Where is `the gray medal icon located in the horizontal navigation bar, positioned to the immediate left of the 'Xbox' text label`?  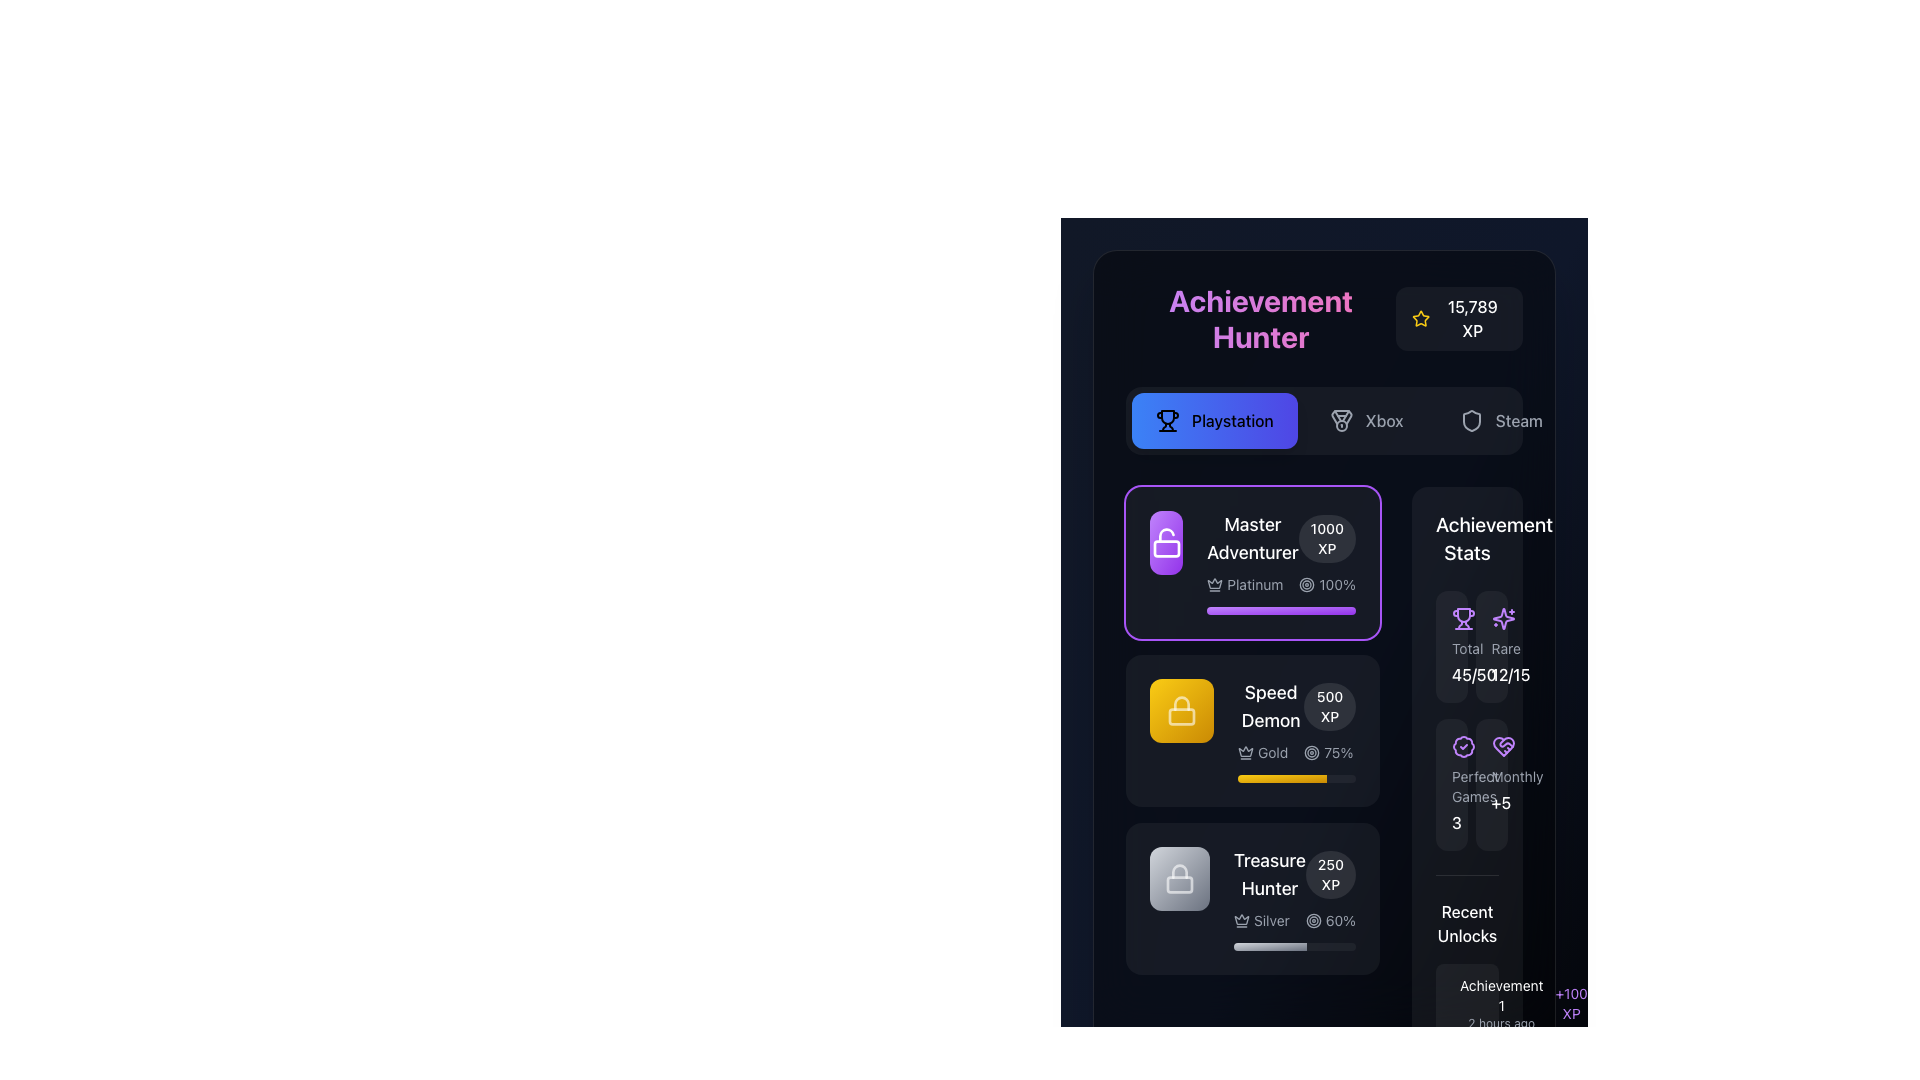
the gray medal icon located in the horizontal navigation bar, positioned to the immediate left of the 'Xbox' text label is located at coordinates (1341, 419).